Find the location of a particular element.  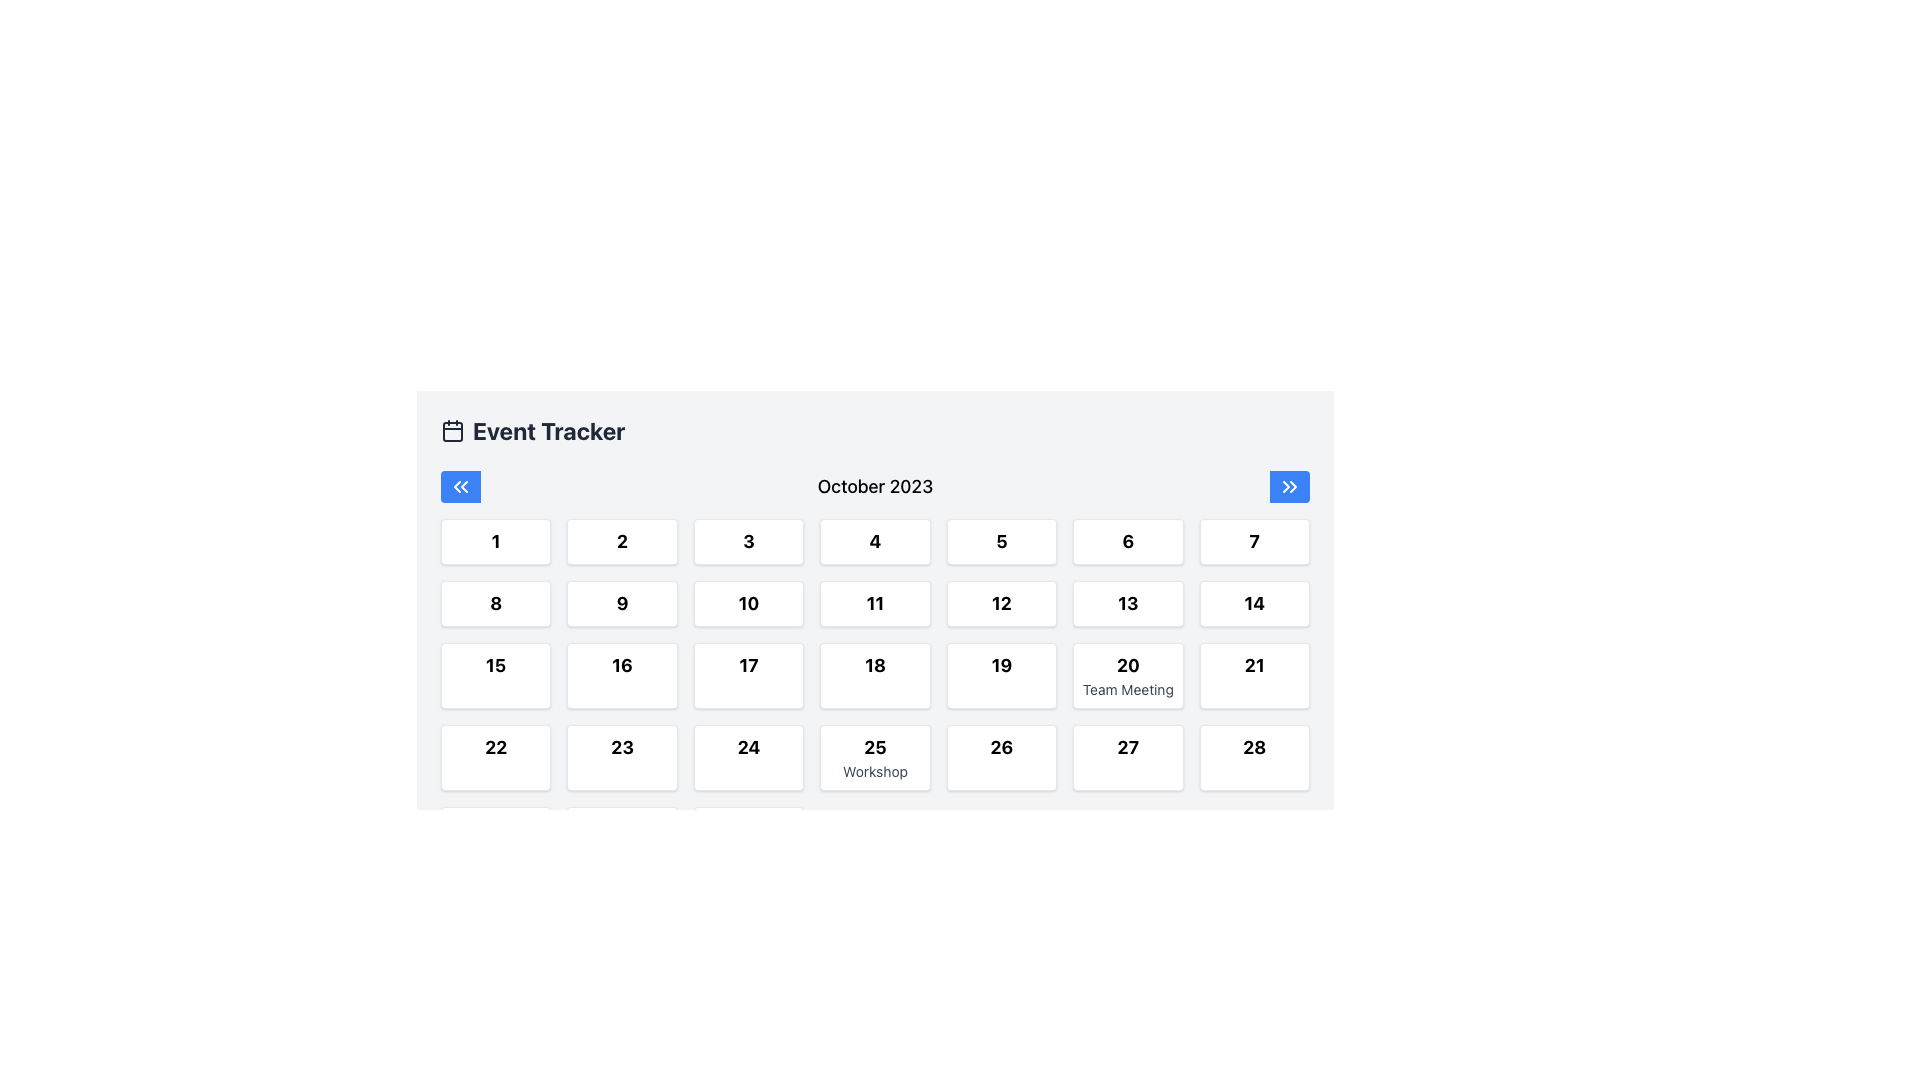

the text label displaying 'October 2023' in the header section of the calendar interface is located at coordinates (875, 486).